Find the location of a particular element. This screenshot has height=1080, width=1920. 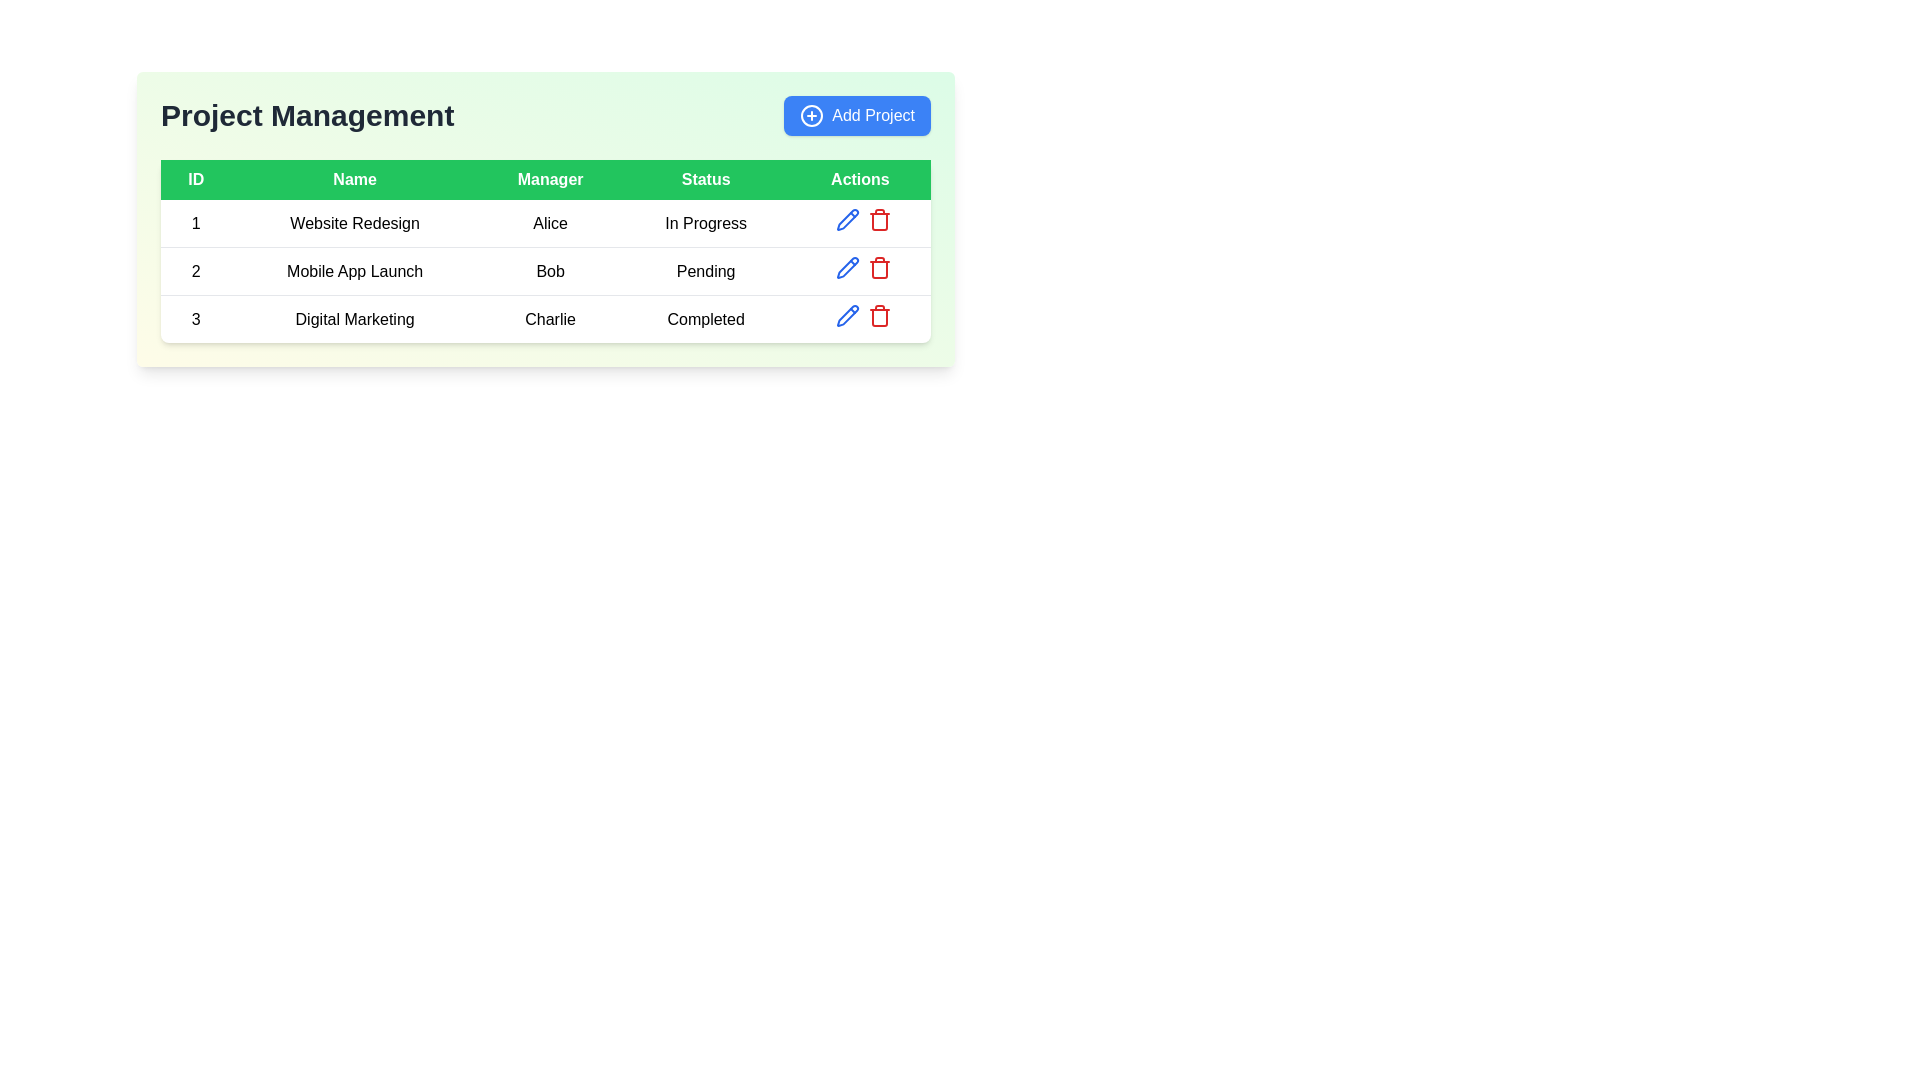

the Text element displaying the manager's name in the 'Manager' column of the second row in the project table, located between 'Mobile App Launch' and 'Pending' is located at coordinates (550, 271).